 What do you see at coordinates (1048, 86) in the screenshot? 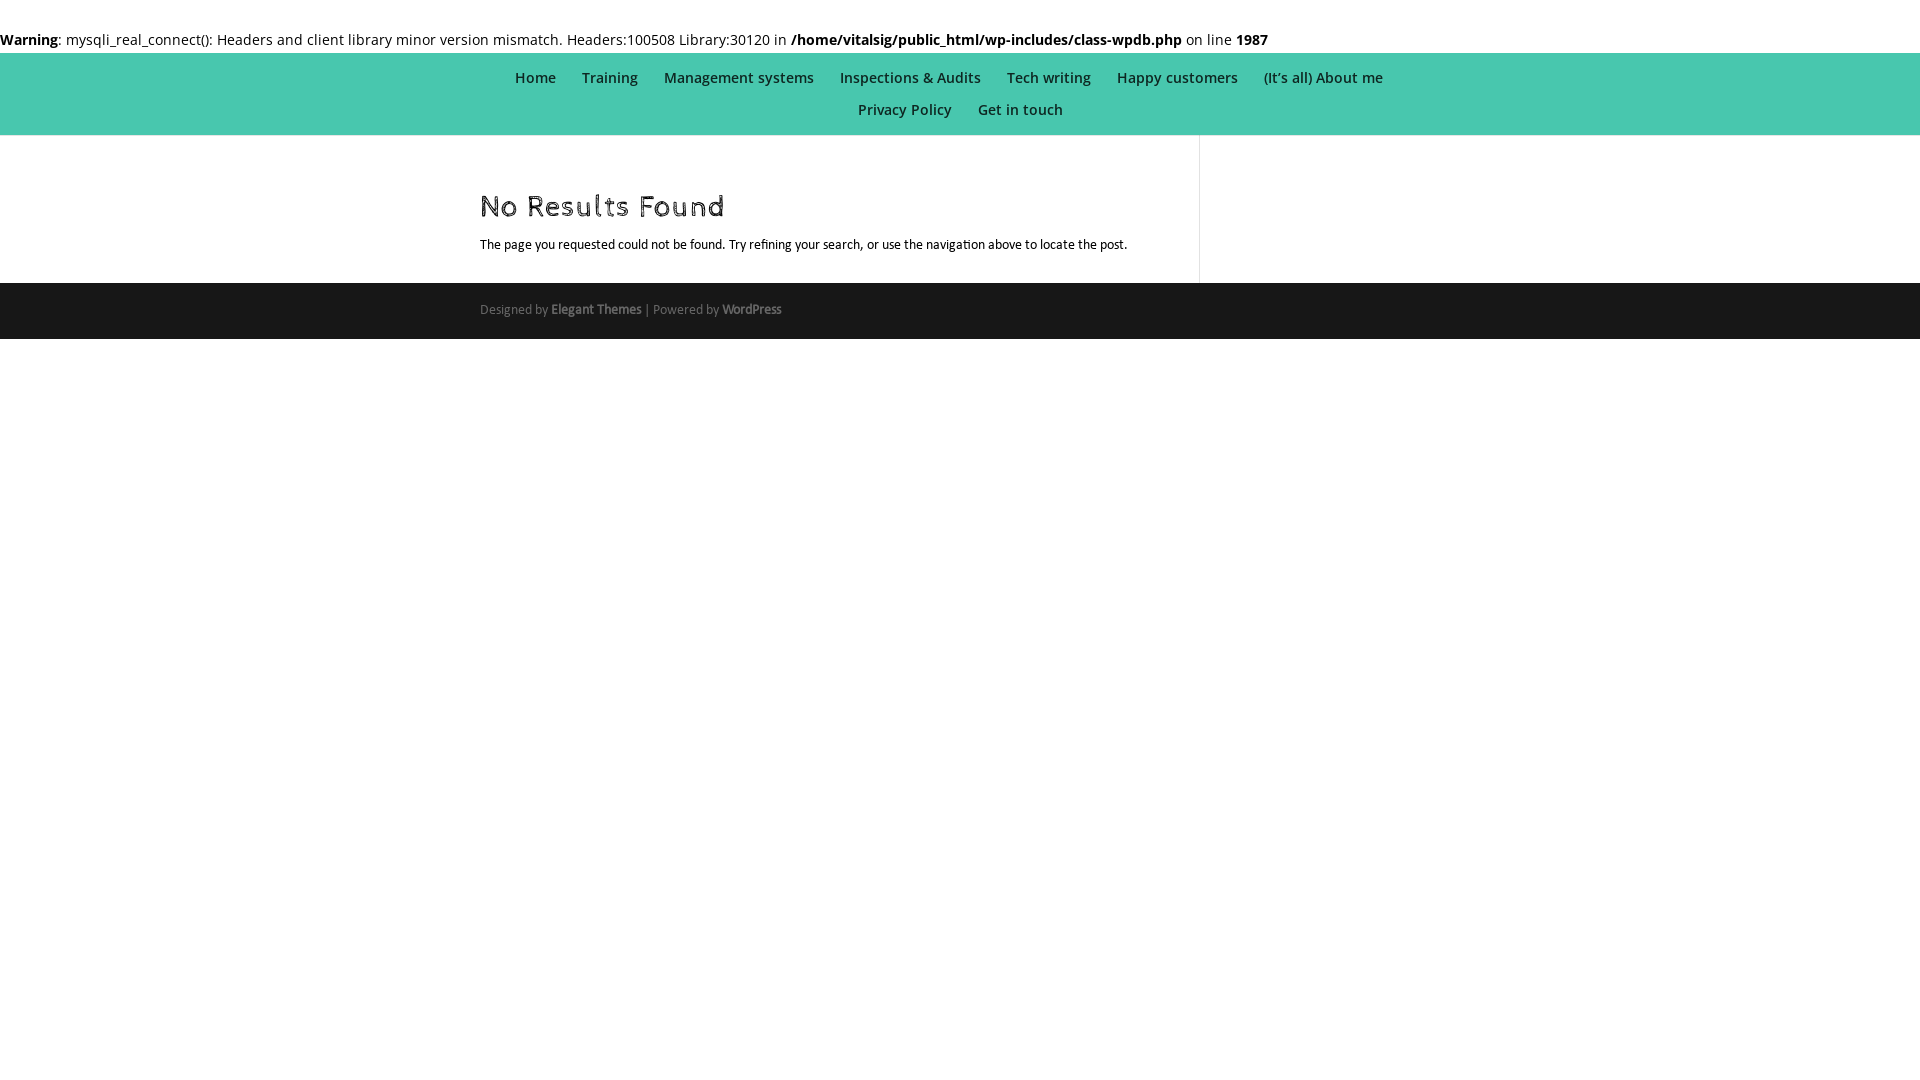
I see `'Tech writing'` at bounding box center [1048, 86].